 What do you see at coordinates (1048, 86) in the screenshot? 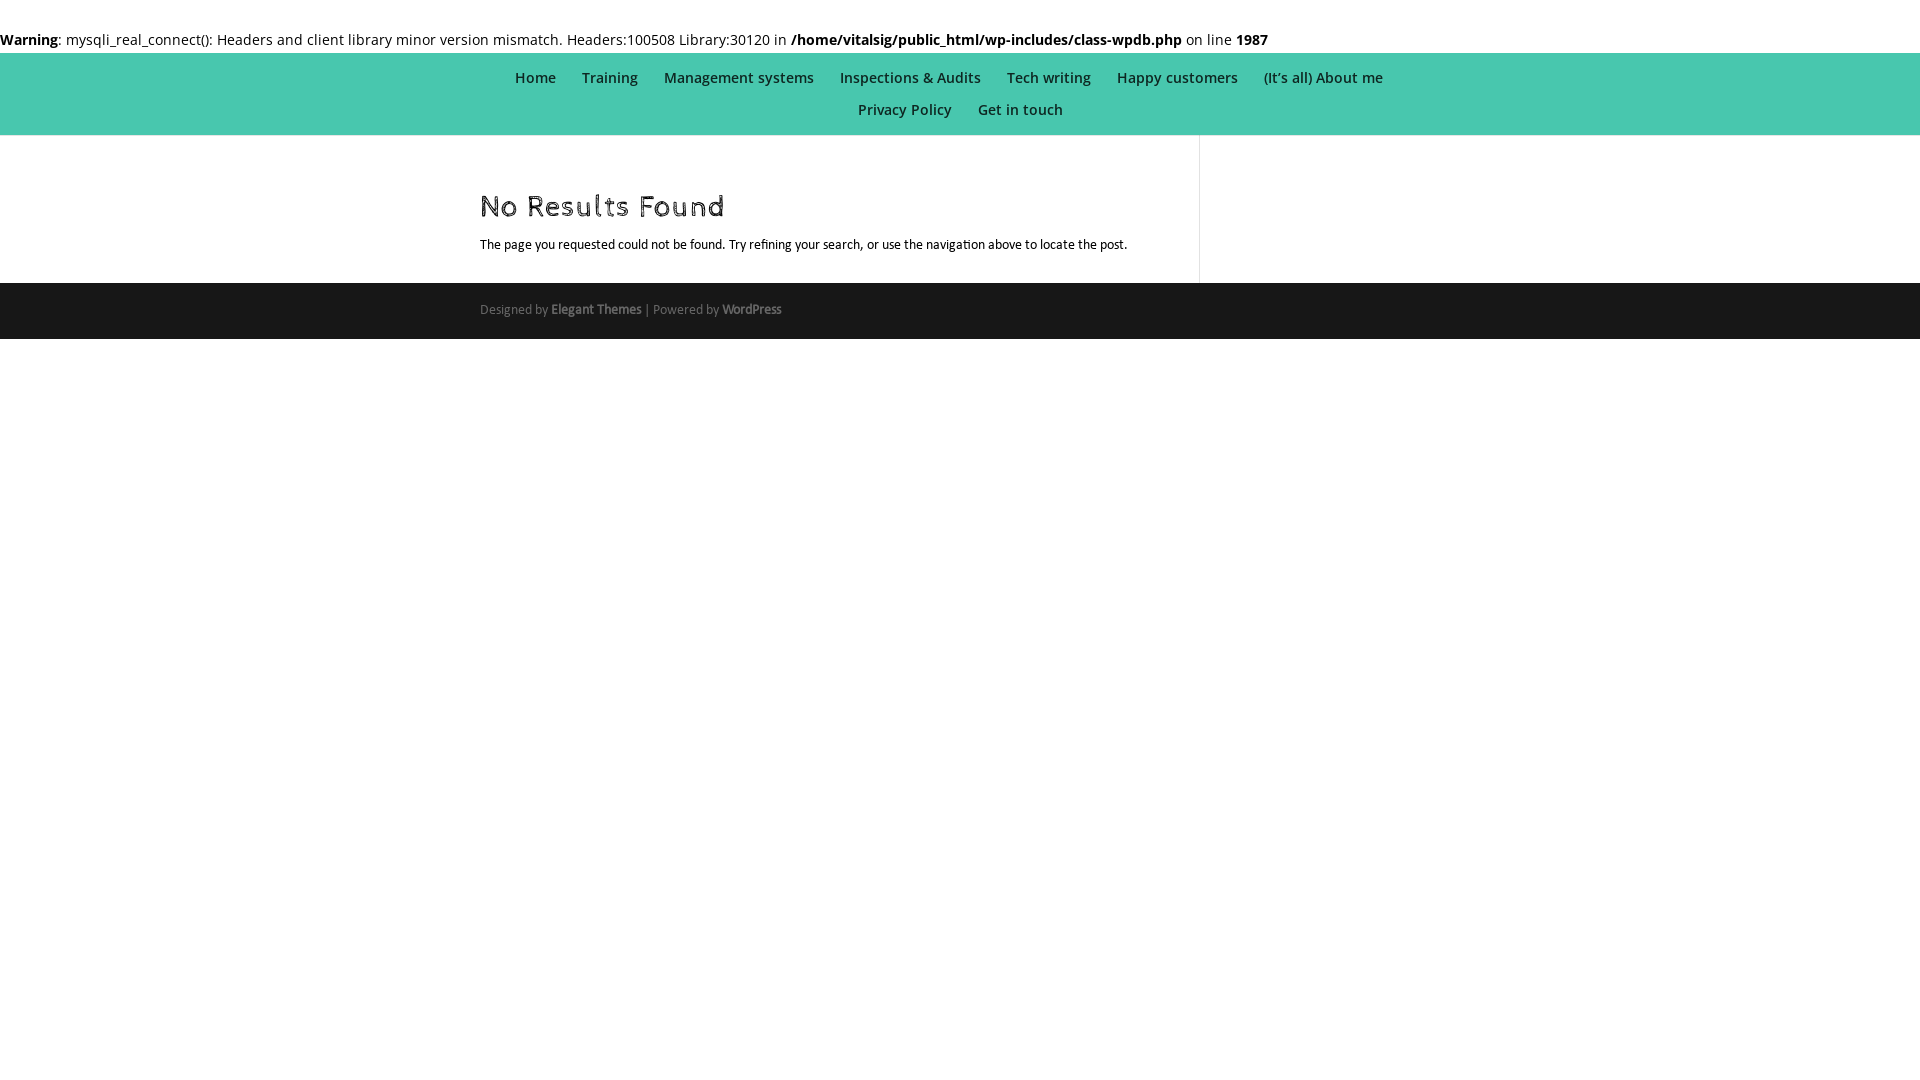
I see `'Tech writing'` at bounding box center [1048, 86].